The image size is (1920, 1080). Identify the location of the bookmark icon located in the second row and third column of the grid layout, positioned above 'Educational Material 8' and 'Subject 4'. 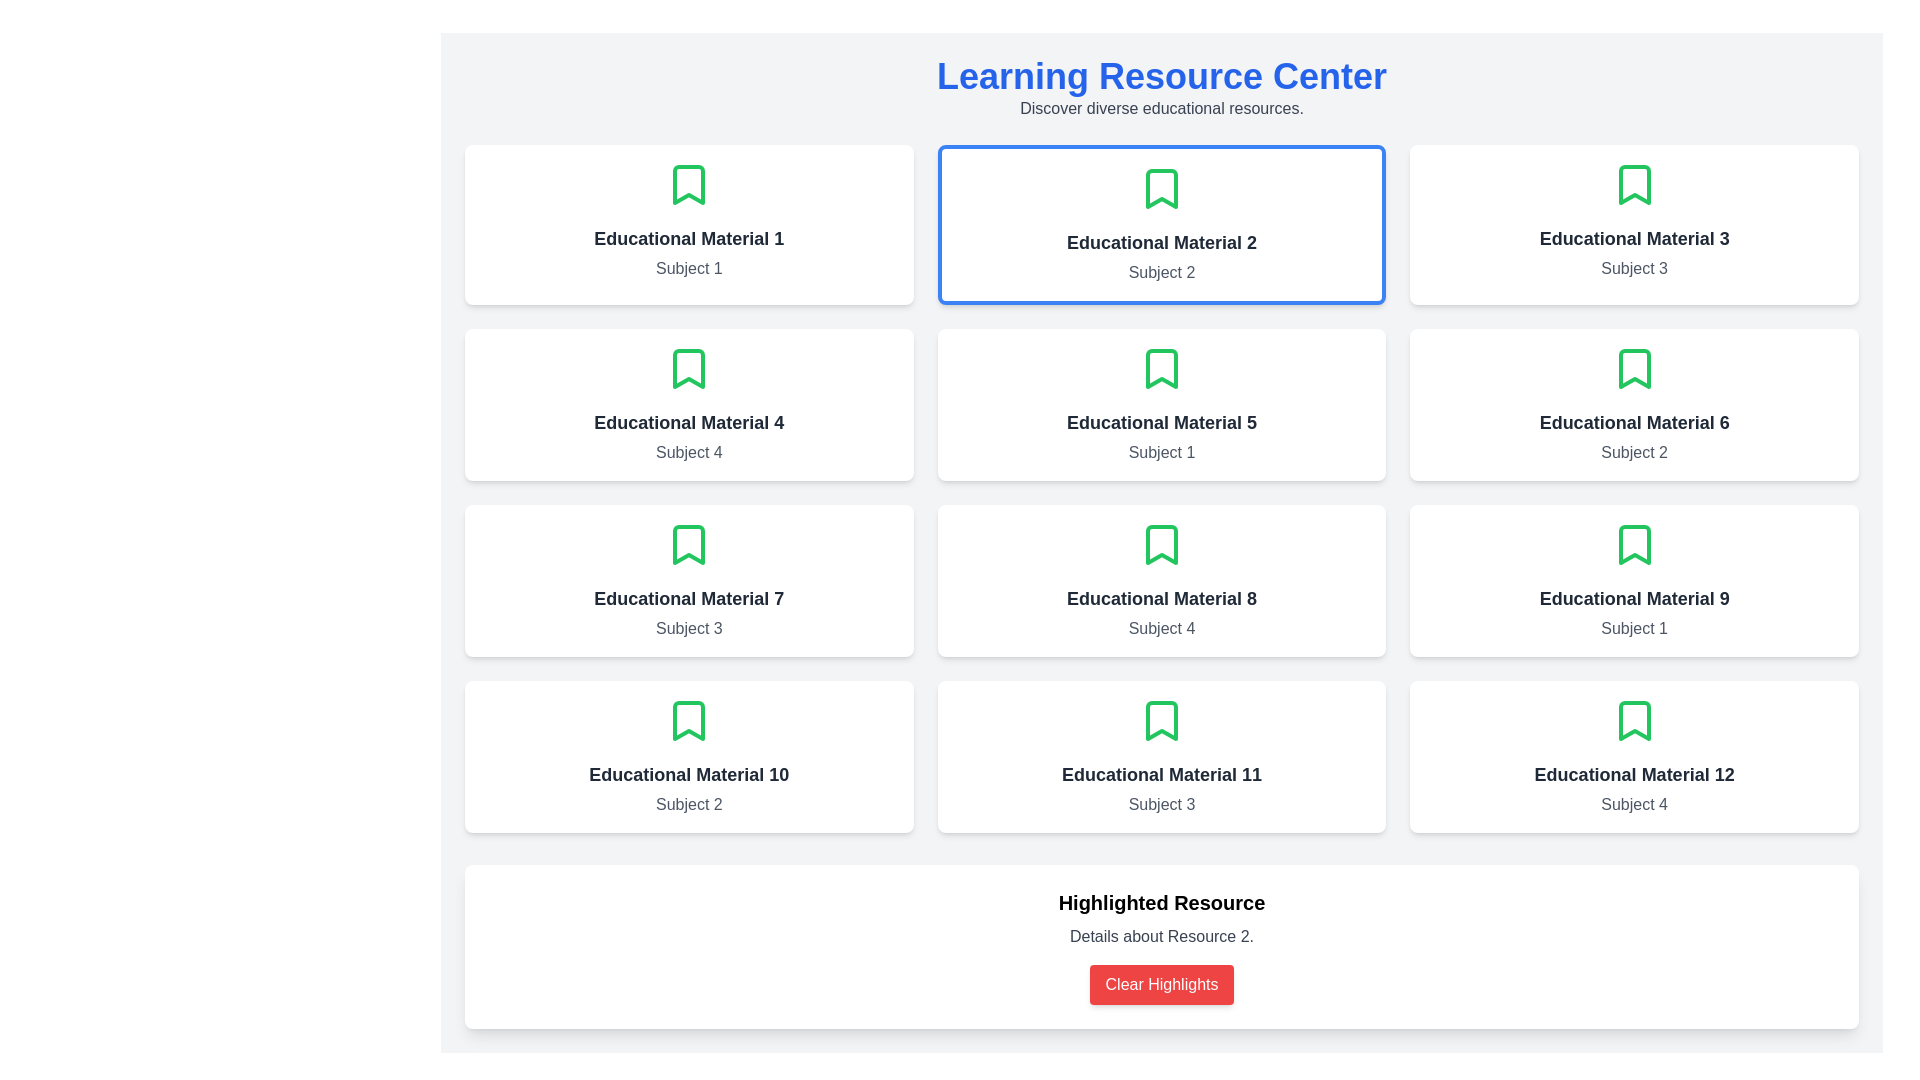
(1161, 544).